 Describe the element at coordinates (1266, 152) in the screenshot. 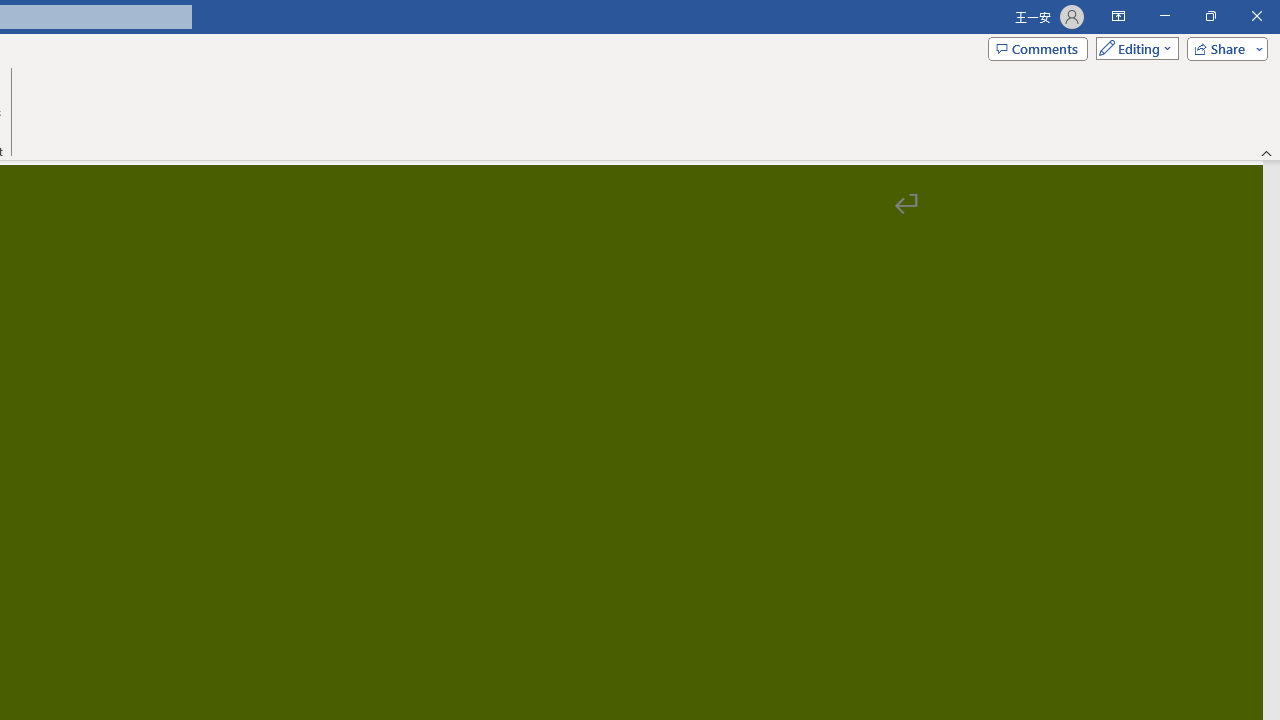

I see `'Collapse the Ribbon'` at that location.